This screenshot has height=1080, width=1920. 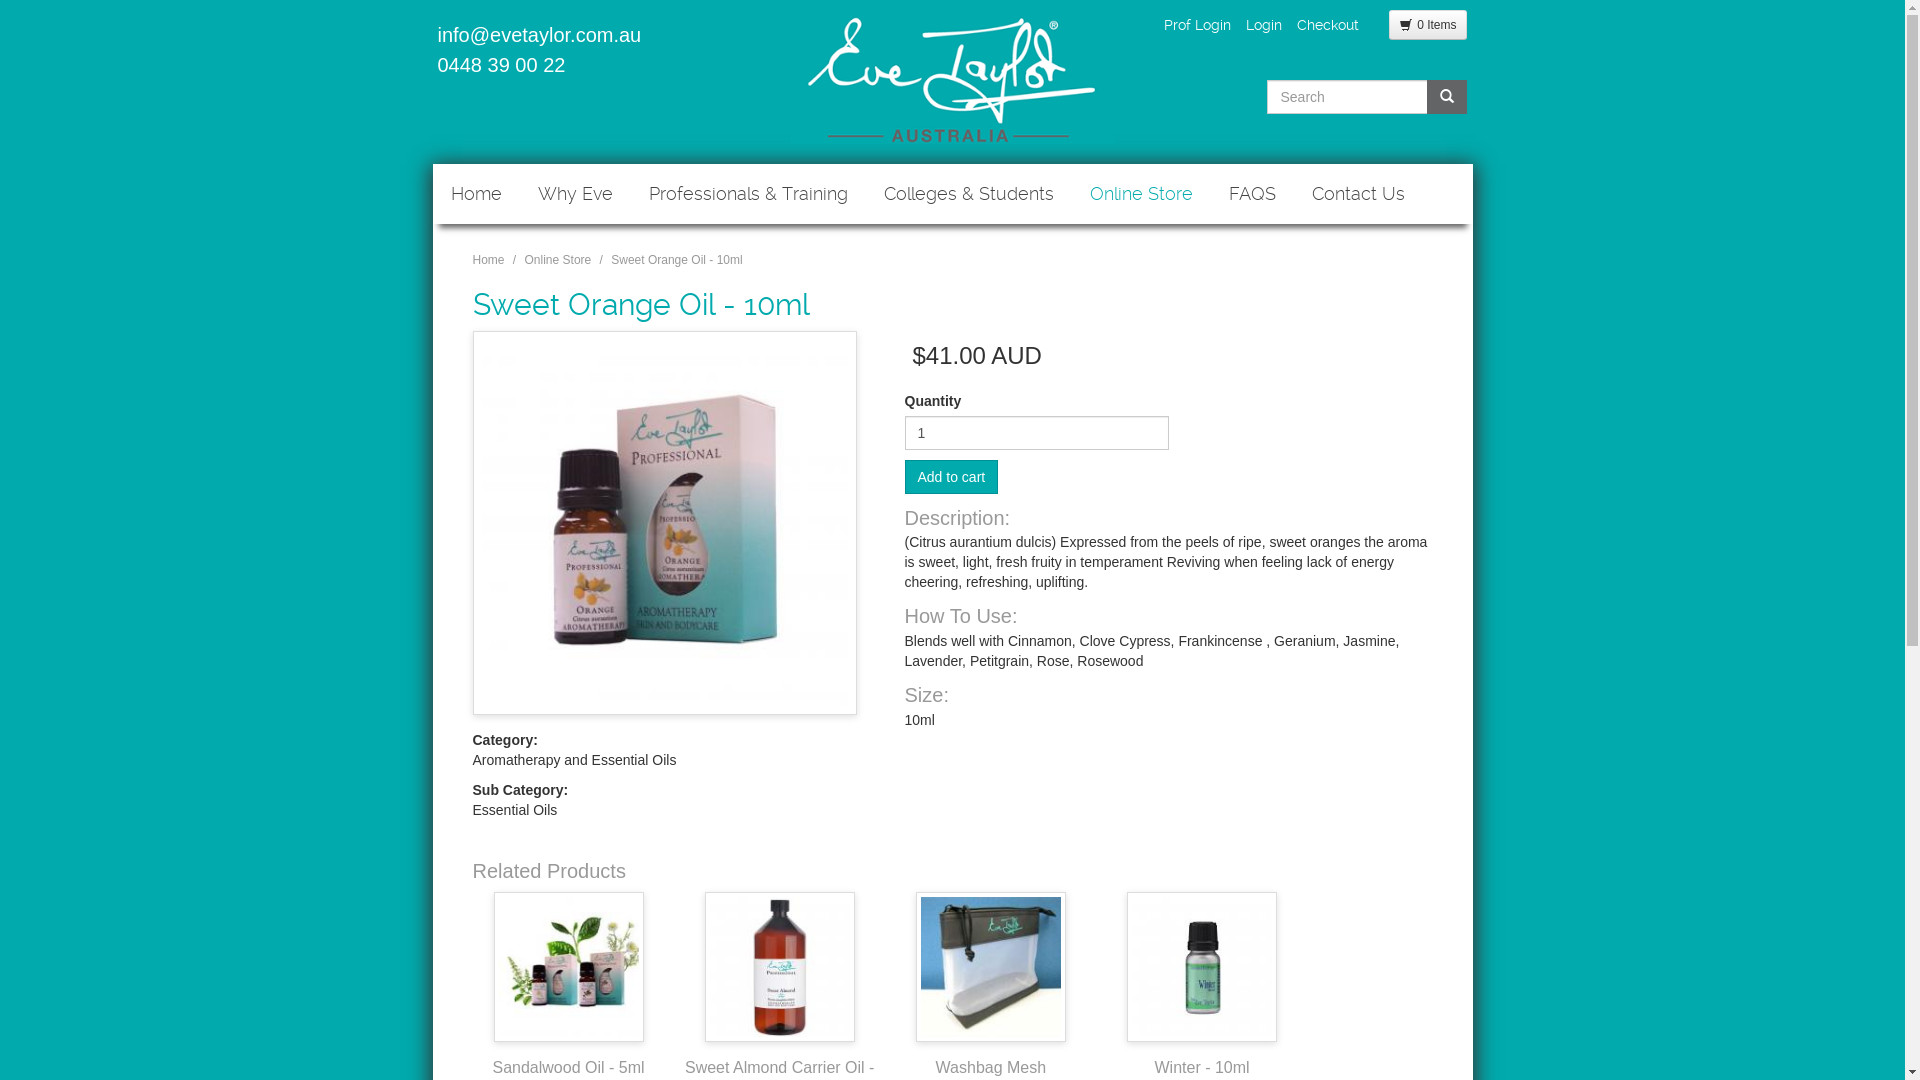 I want to click on 'Search', so click(x=1468, y=115).